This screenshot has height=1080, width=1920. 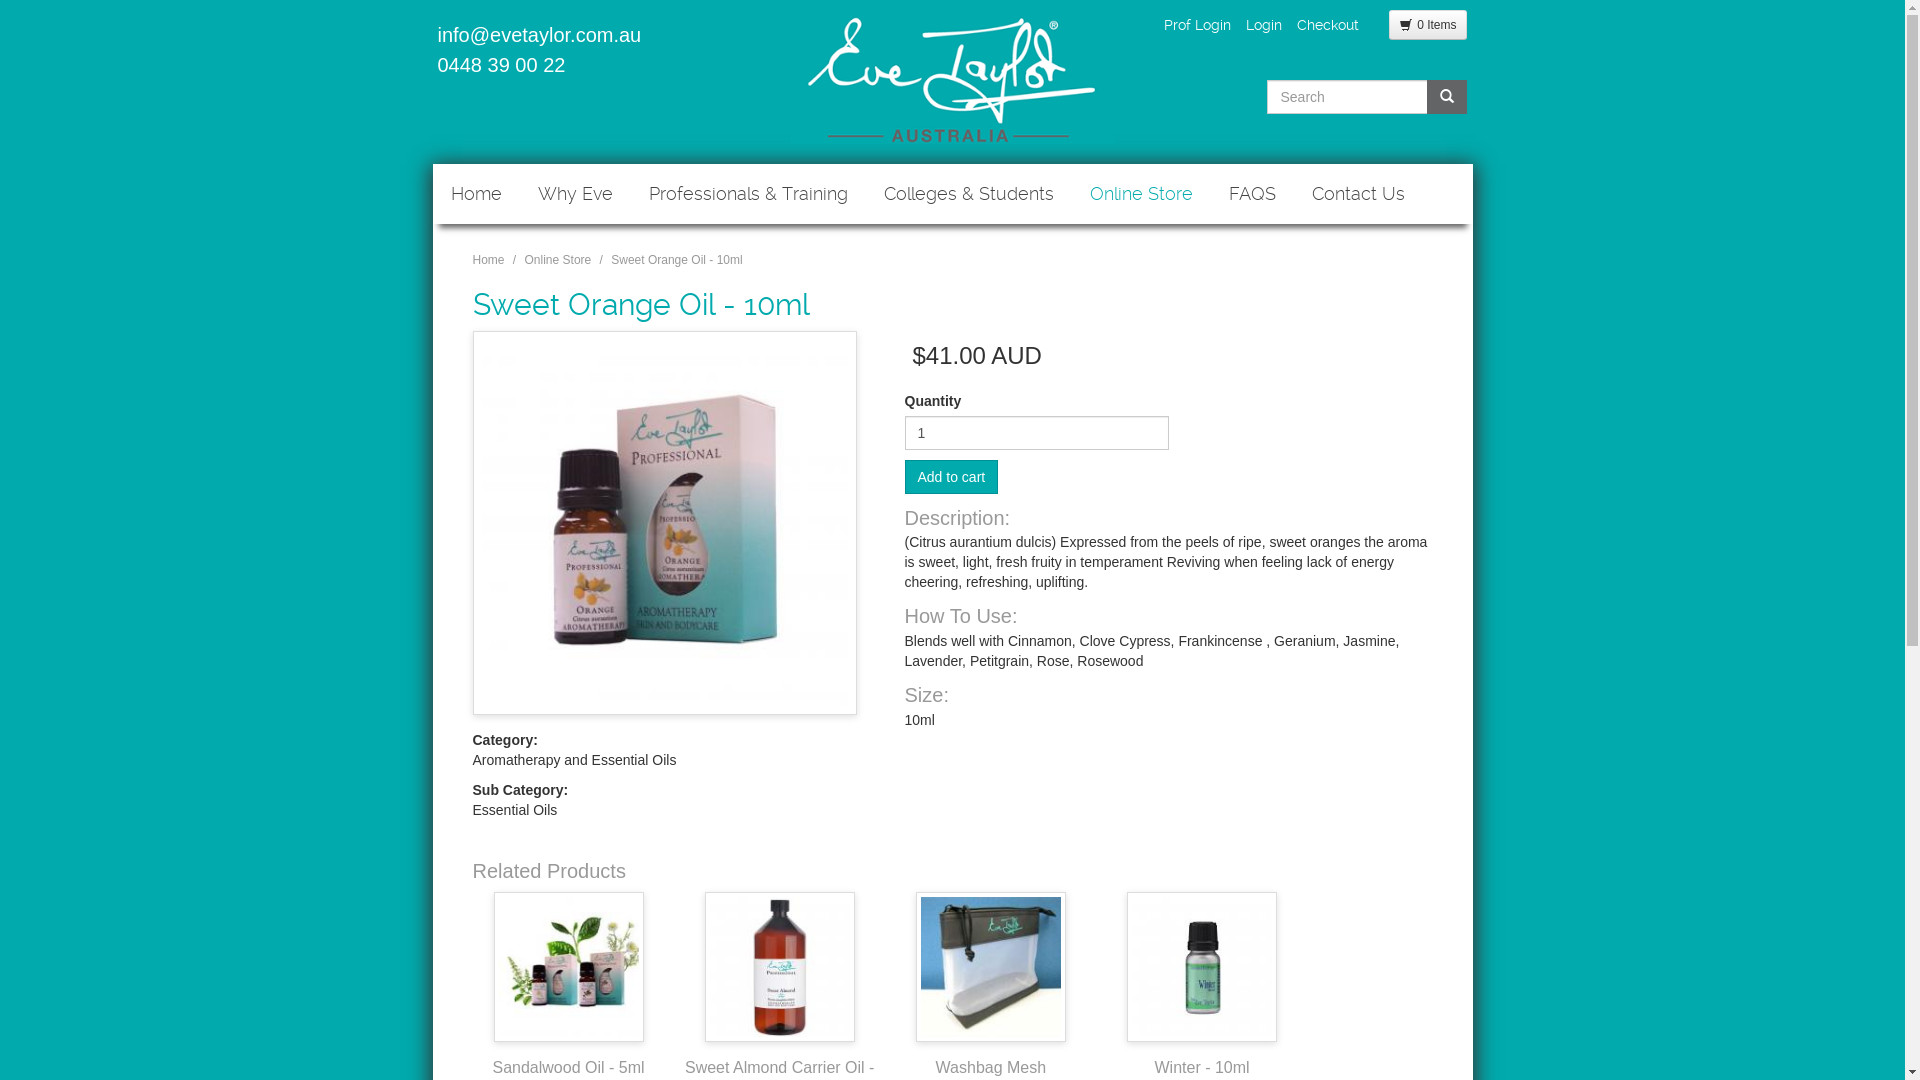 I want to click on 'Search', so click(x=1468, y=115).